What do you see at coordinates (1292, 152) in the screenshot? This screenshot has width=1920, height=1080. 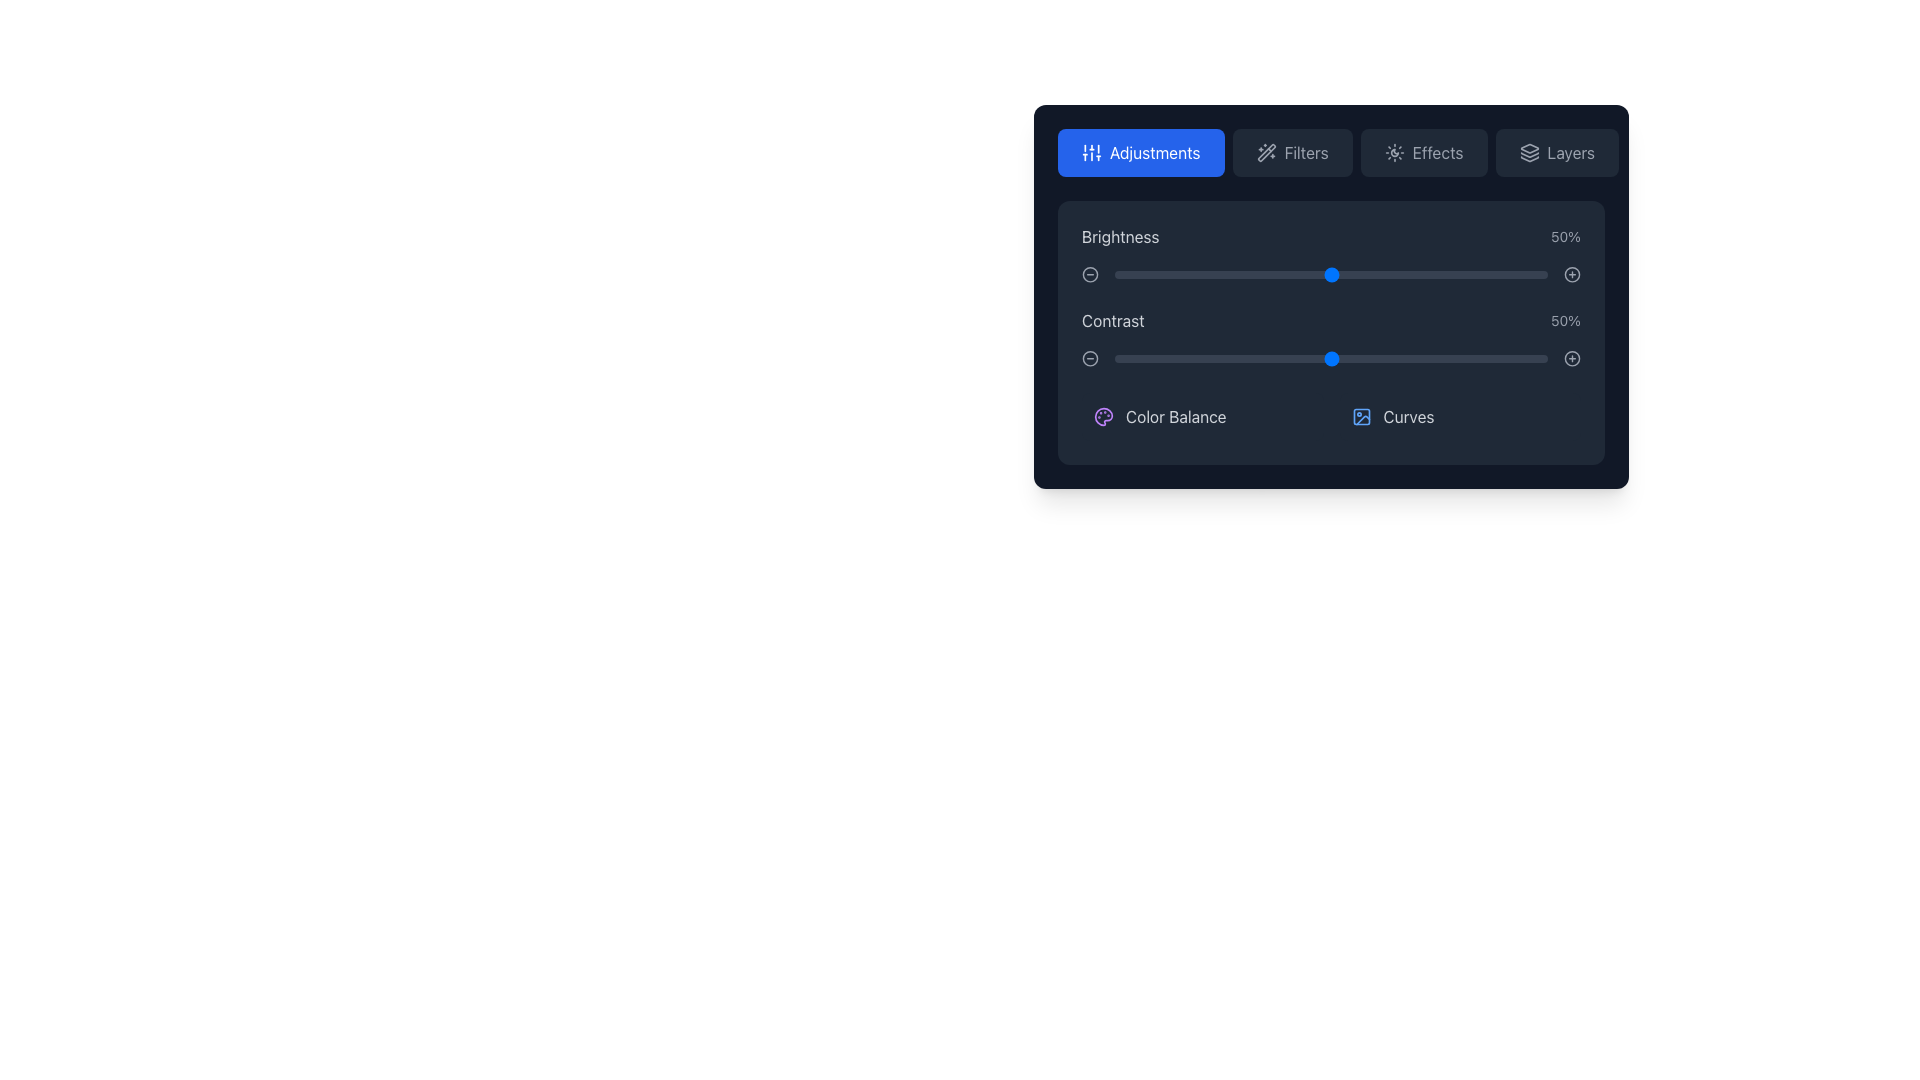 I see `the filter access button located second from the left in the horizontal row of buttons at the top of the interface, which is to the immediate right of the 'Adjustments' button` at bounding box center [1292, 152].